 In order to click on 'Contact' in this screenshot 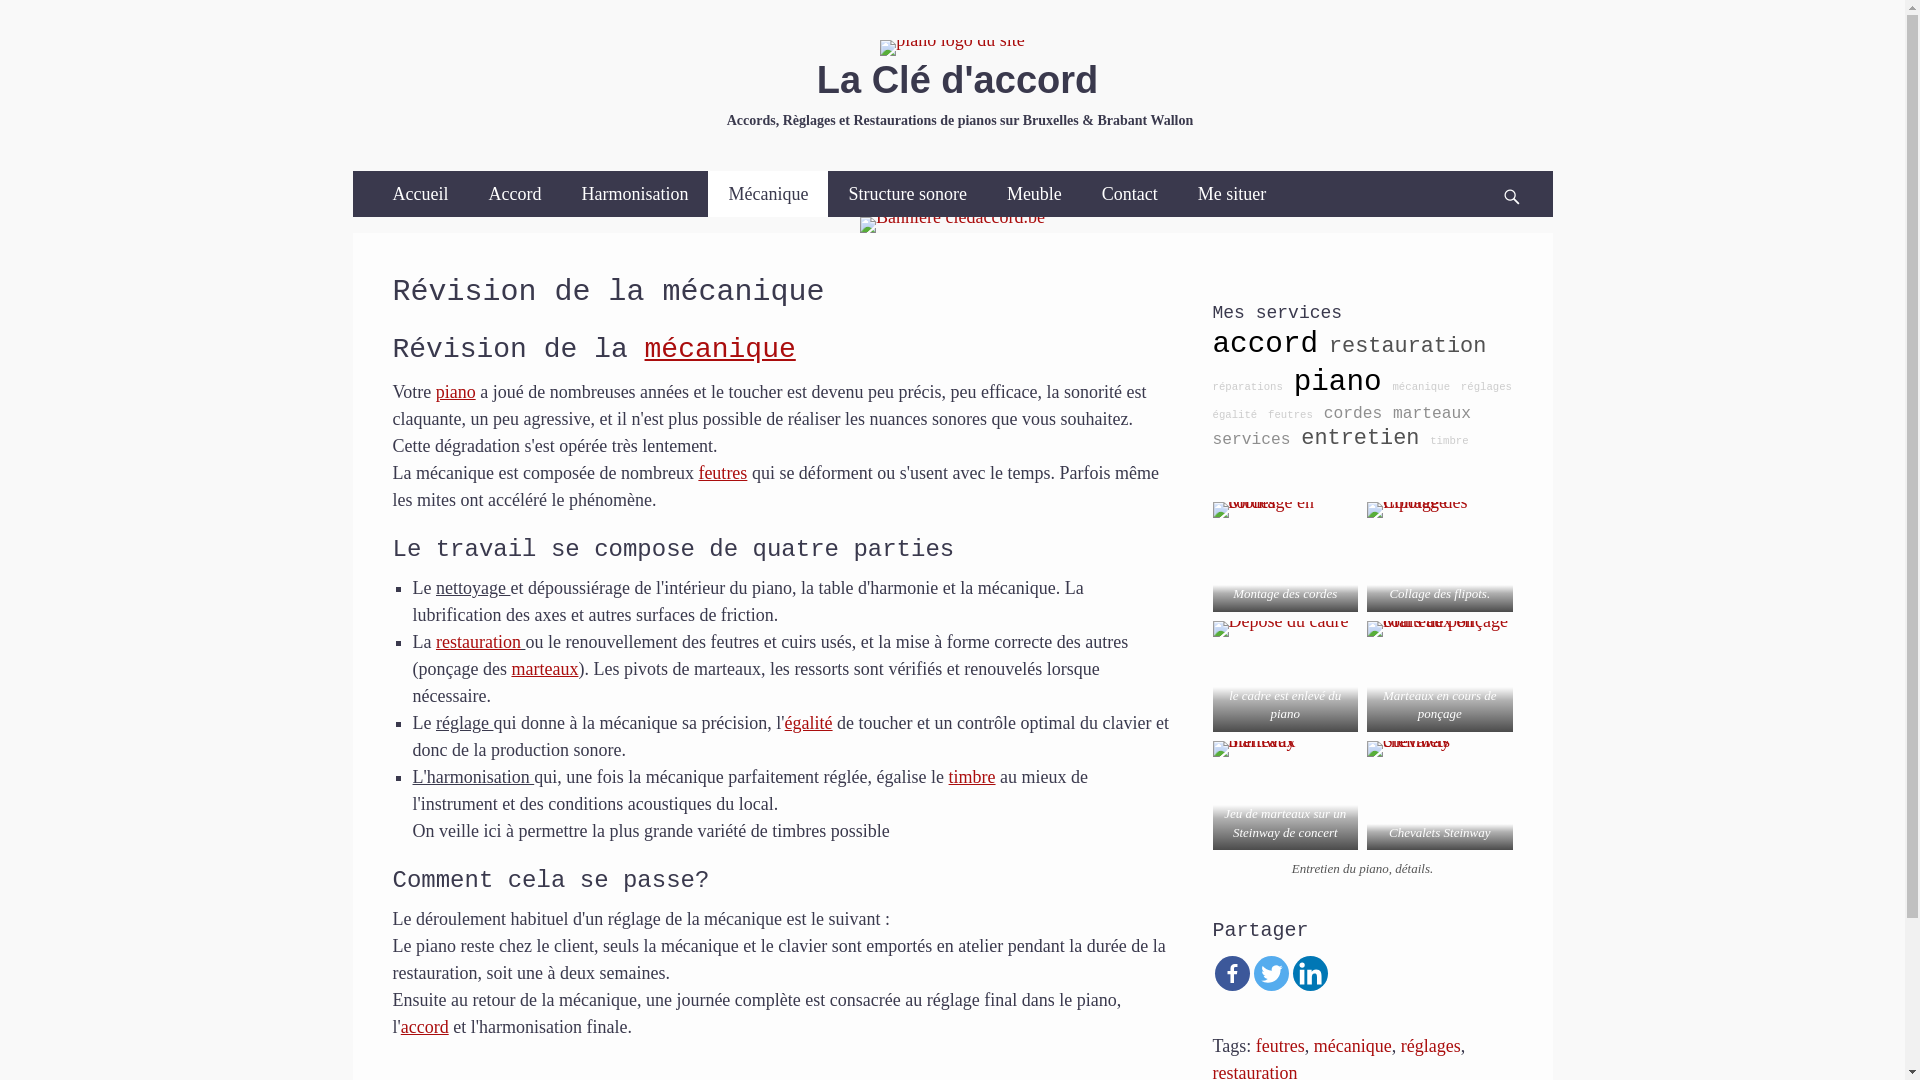, I will do `click(1129, 193)`.